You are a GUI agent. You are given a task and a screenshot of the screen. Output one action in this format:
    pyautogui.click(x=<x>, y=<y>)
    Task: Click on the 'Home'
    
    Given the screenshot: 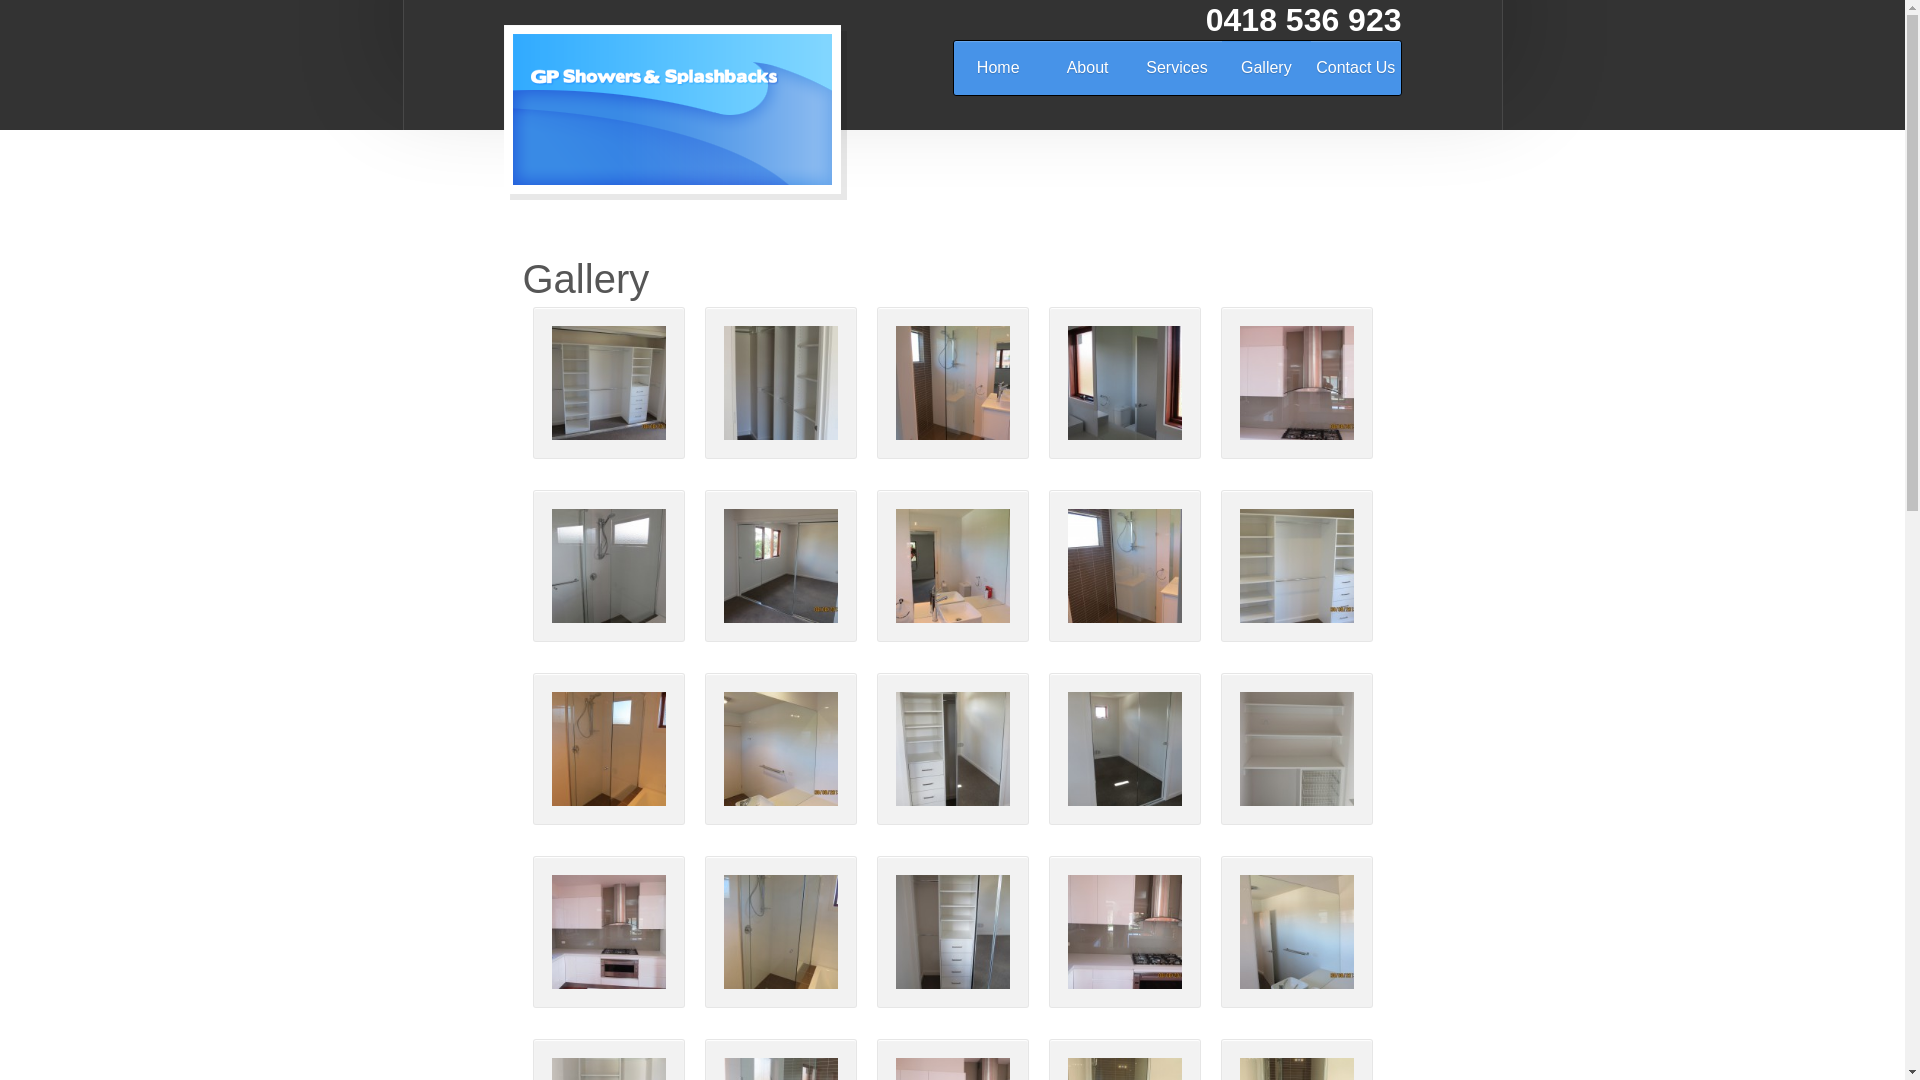 What is the action you would take?
    pyautogui.click(x=998, y=67)
    